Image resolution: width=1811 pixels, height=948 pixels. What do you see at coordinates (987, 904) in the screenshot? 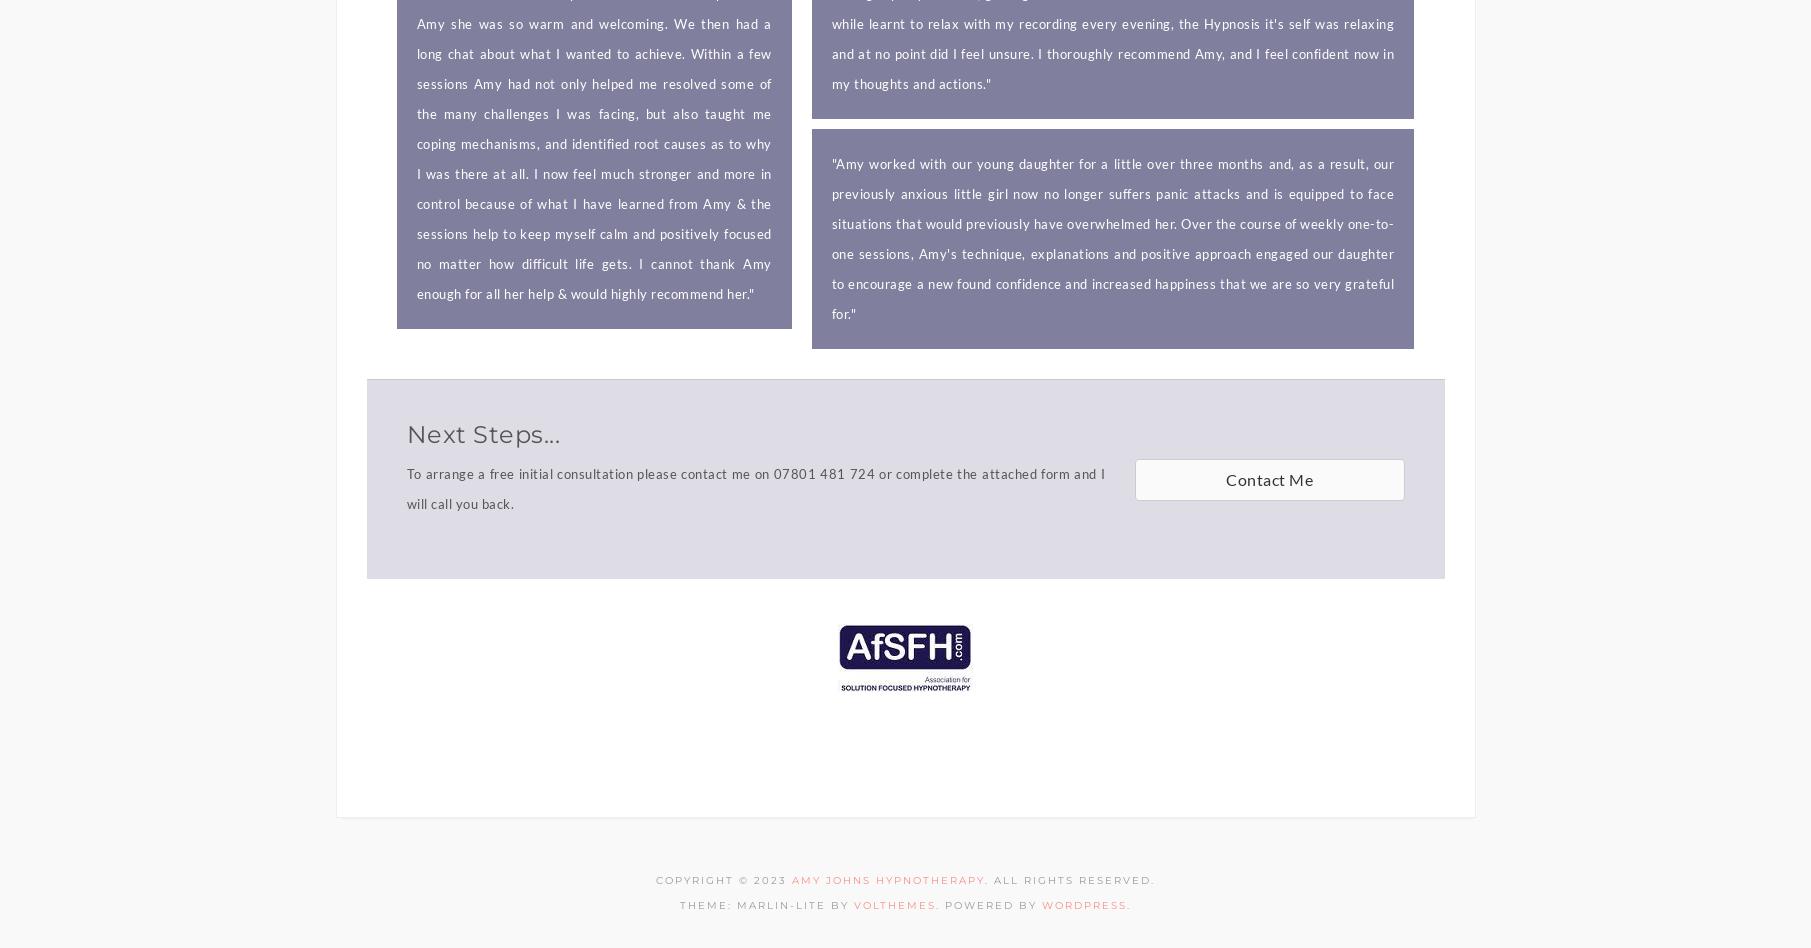
I see `'. Powered by'` at bounding box center [987, 904].